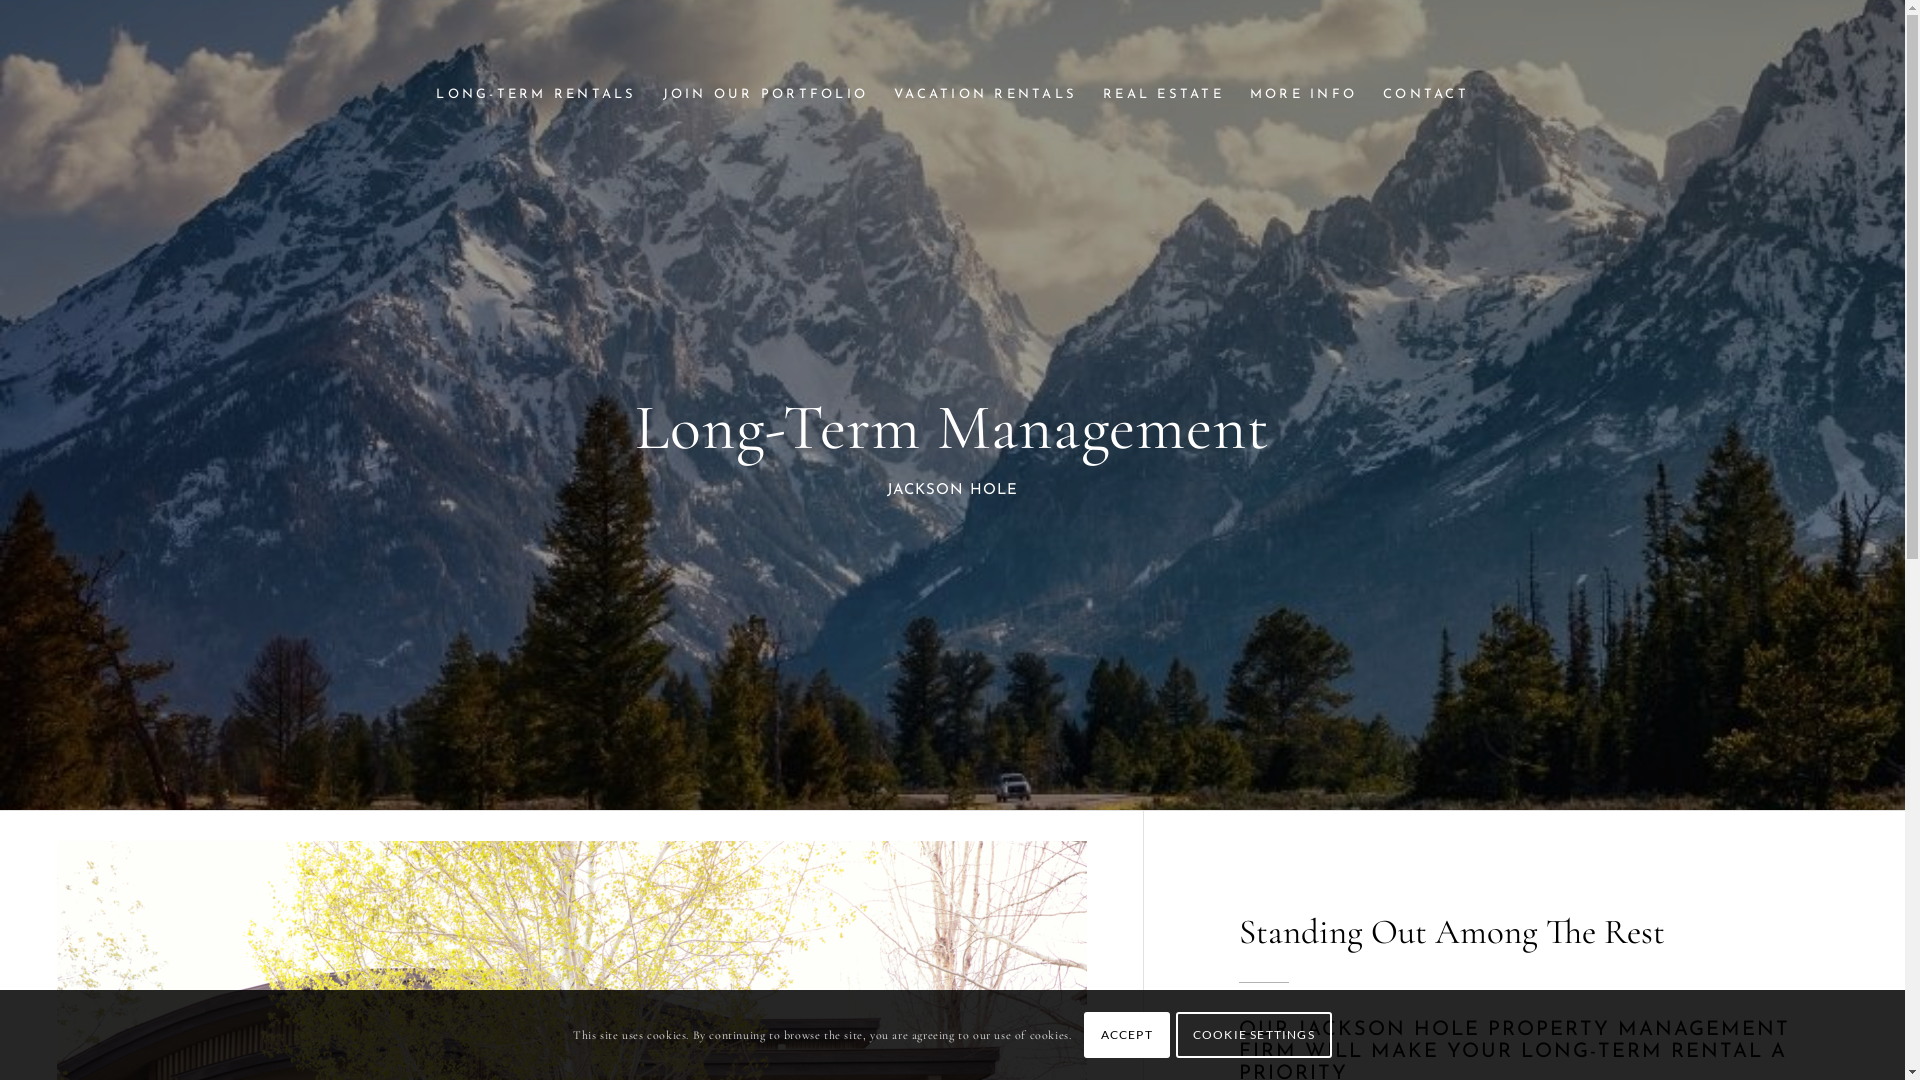 This screenshot has height=1080, width=1920. Describe the element at coordinates (1368, 95) in the screenshot. I see `'CONTACT'` at that location.